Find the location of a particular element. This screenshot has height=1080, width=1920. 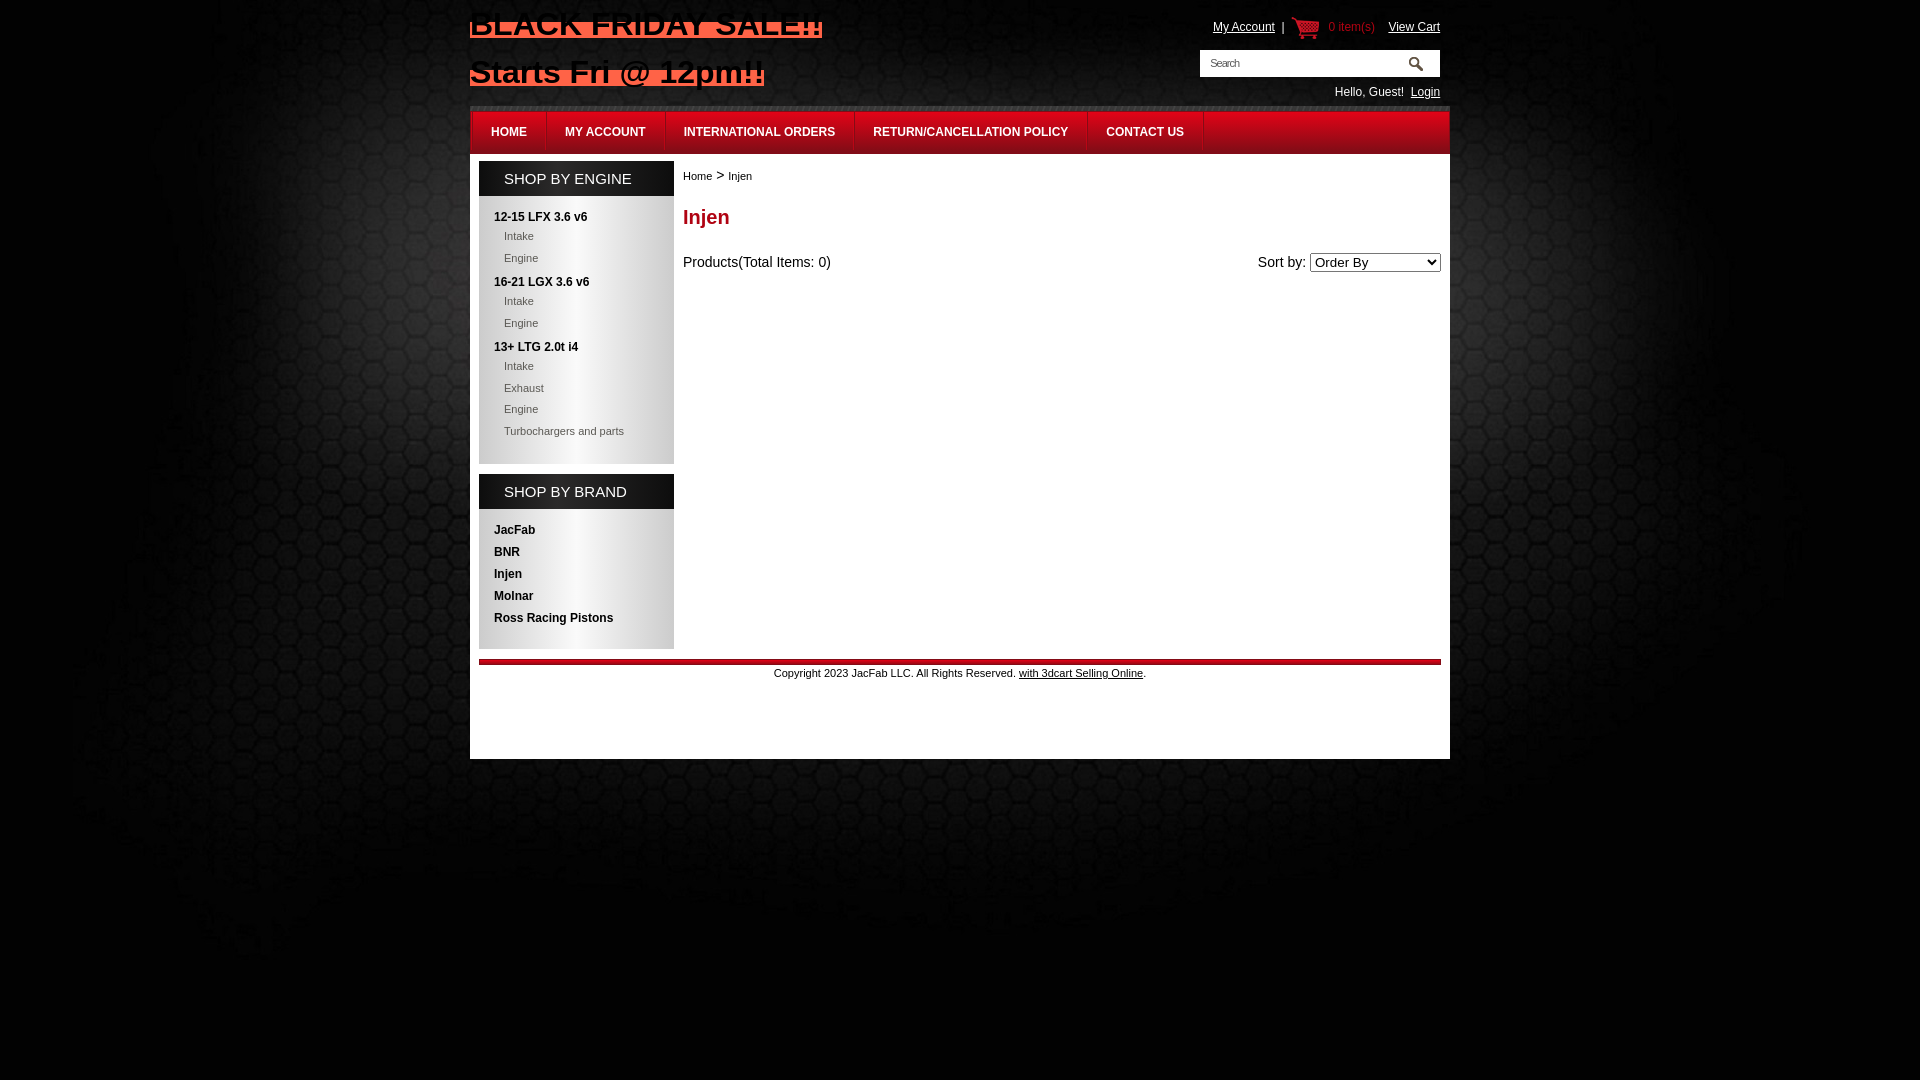

'MY ACCOUNT' is located at coordinates (604, 131).